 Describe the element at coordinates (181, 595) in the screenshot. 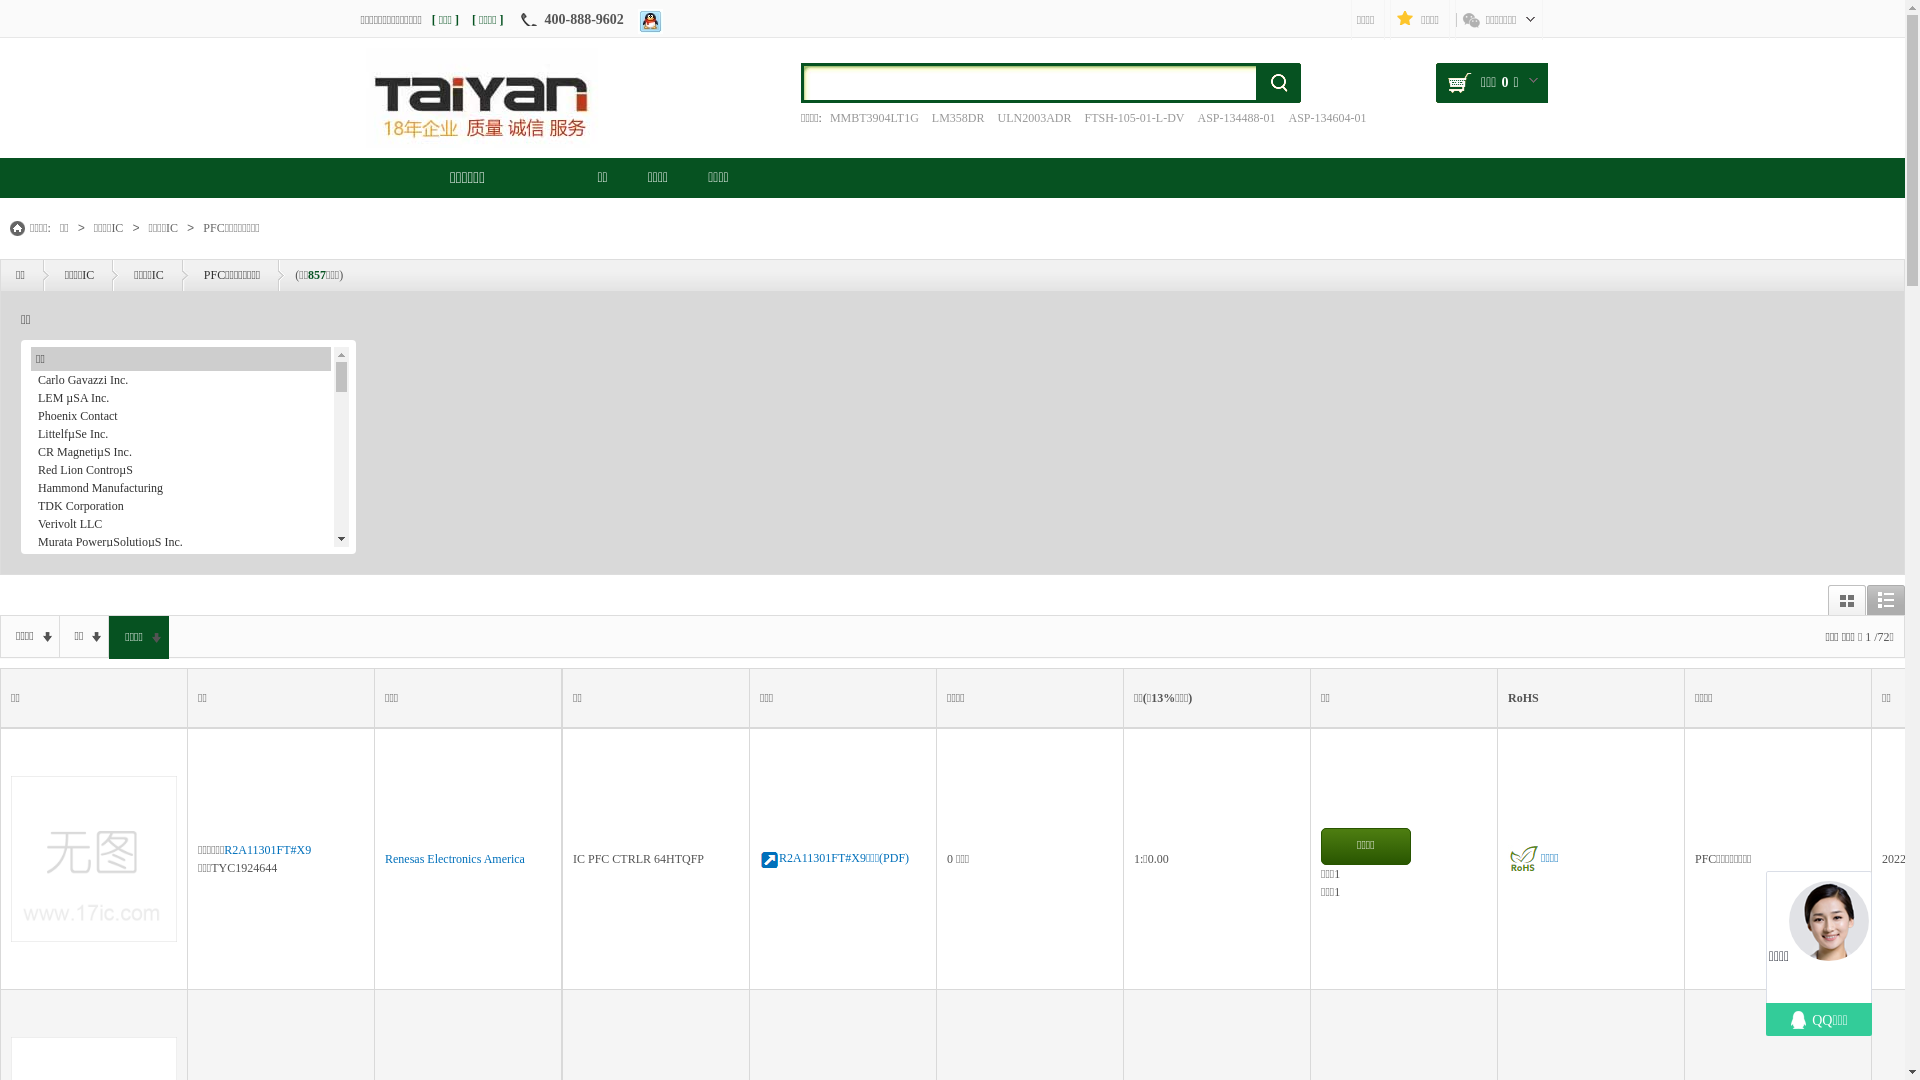

I see `'KEMET'` at that location.